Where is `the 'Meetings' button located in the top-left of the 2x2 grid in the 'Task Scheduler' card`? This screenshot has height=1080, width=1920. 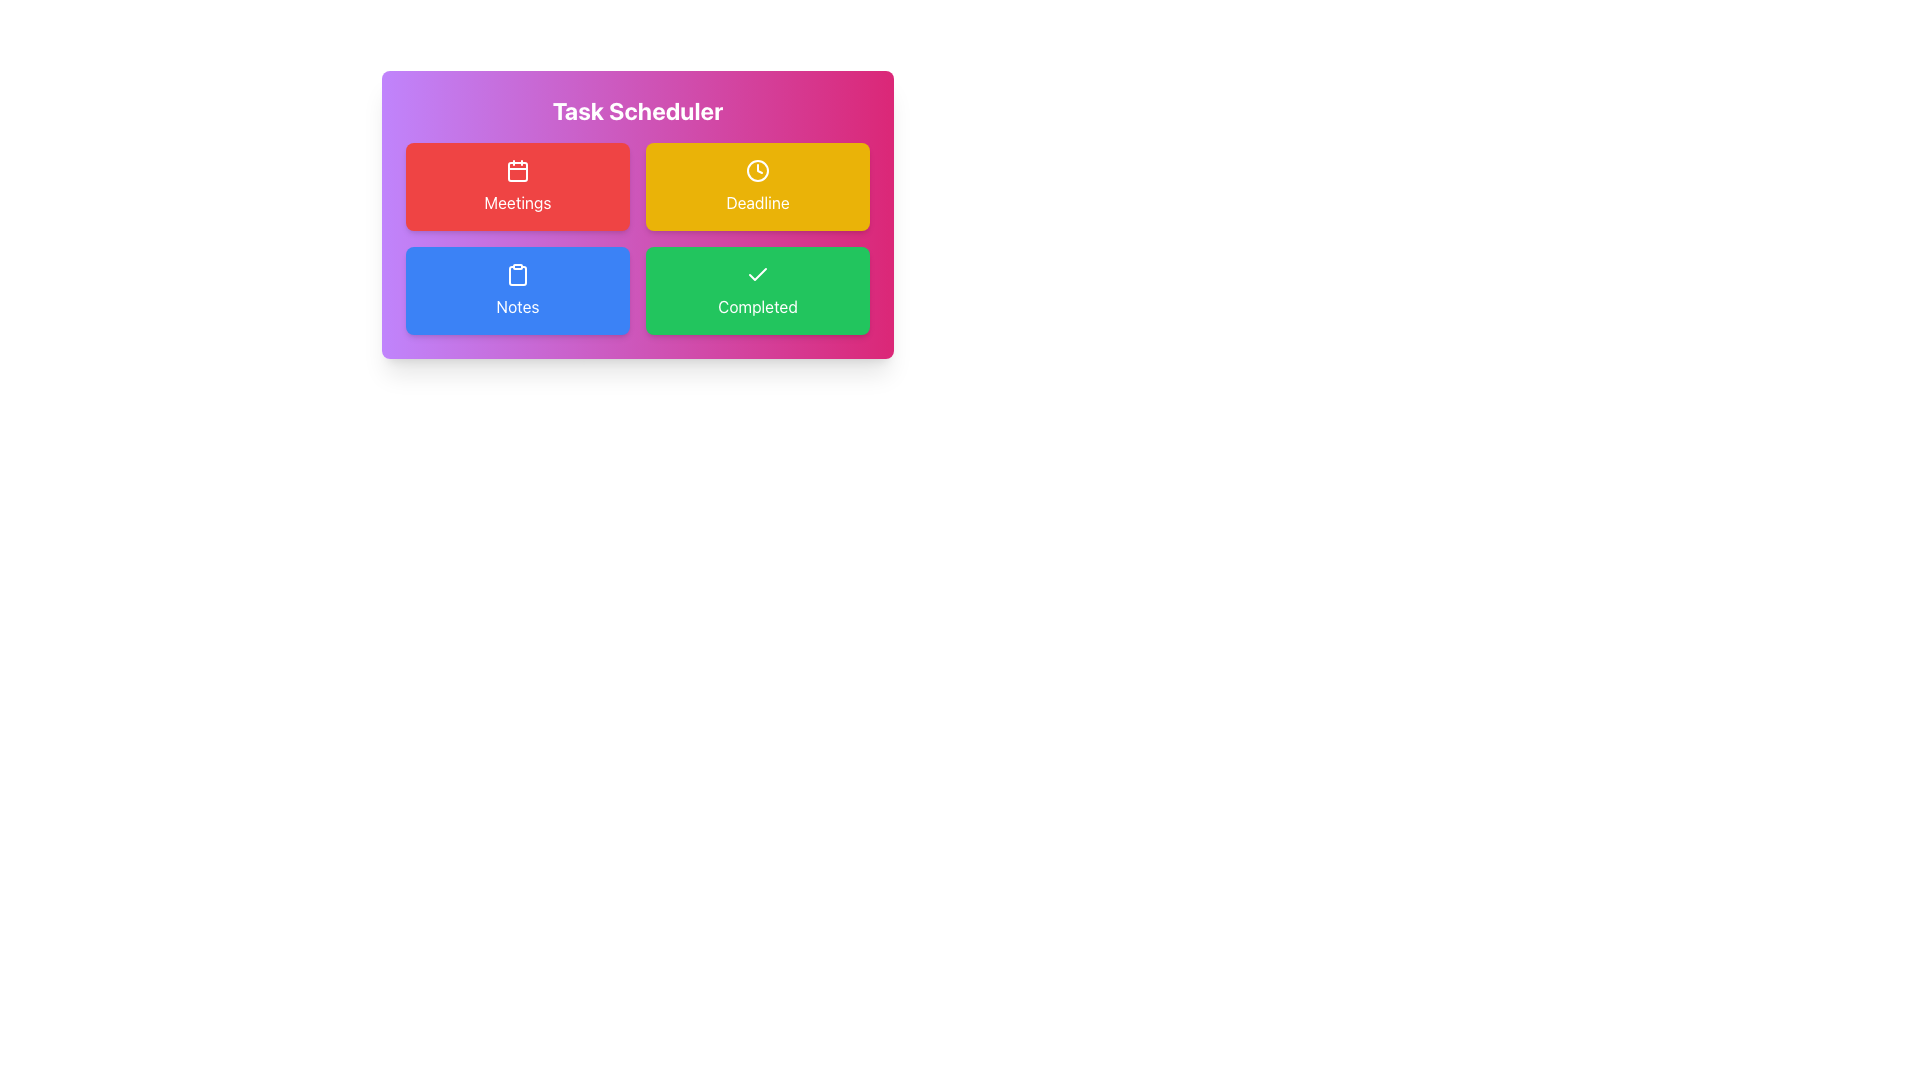
the 'Meetings' button located in the top-left of the 2x2 grid in the 'Task Scheduler' card is located at coordinates (518, 186).